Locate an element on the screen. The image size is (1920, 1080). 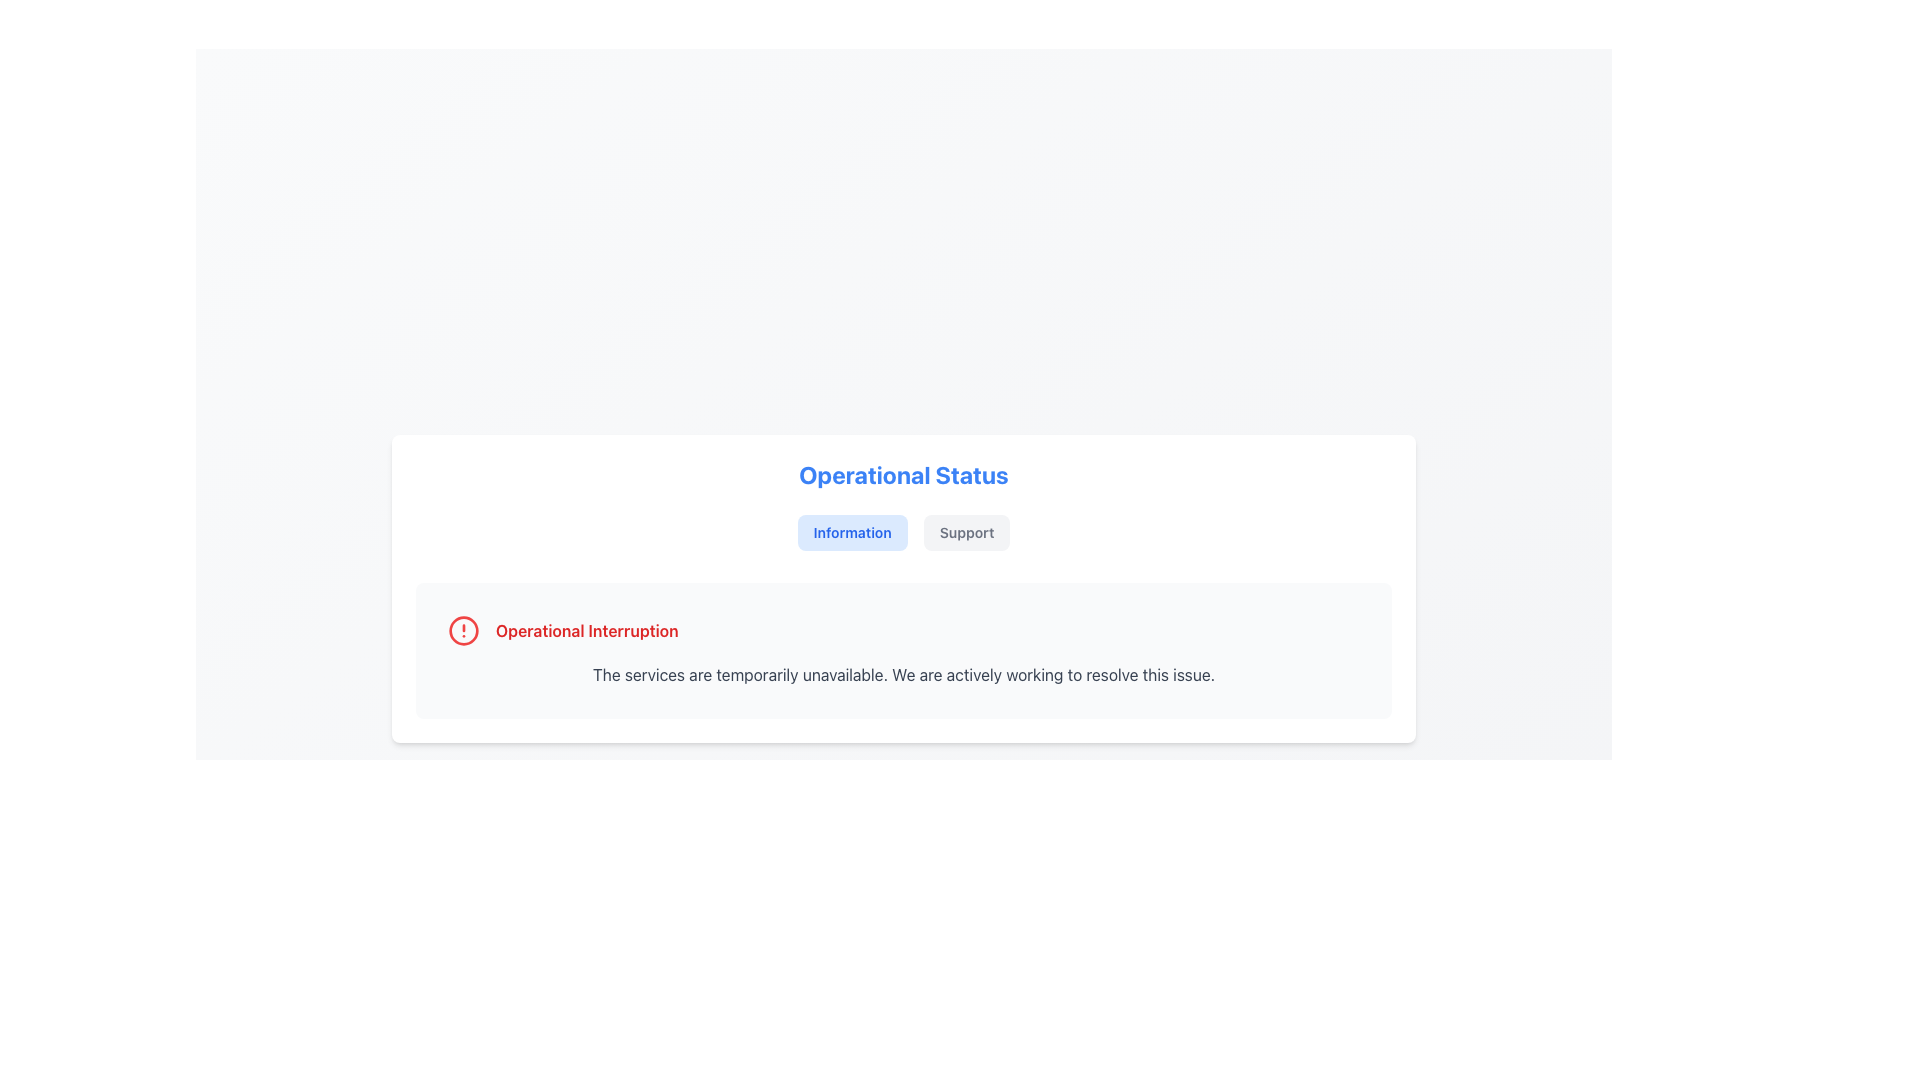
the warning icon SVG graphic element located next to the 'Operational Interruption' text in the main content area is located at coordinates (463, 631).